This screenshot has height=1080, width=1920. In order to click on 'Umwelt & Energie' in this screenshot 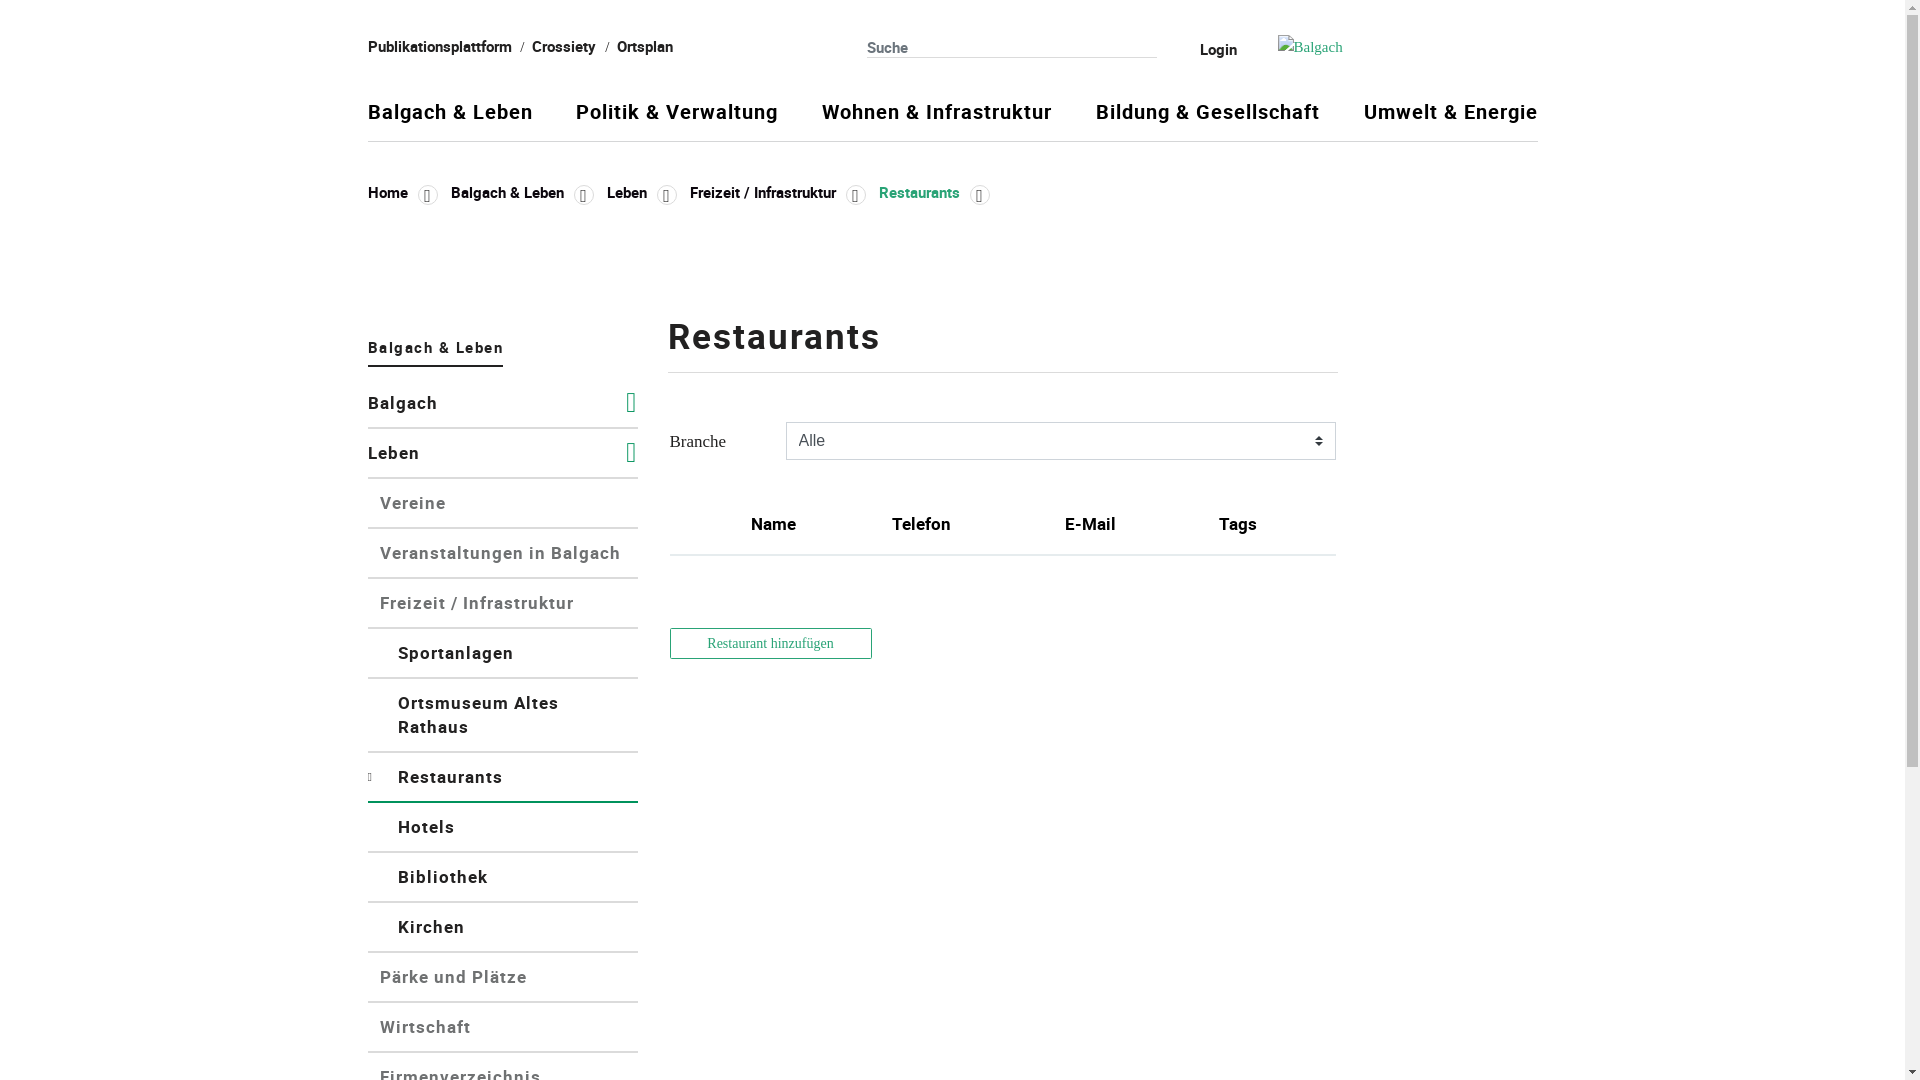, I will do `click(1450, 120)`.